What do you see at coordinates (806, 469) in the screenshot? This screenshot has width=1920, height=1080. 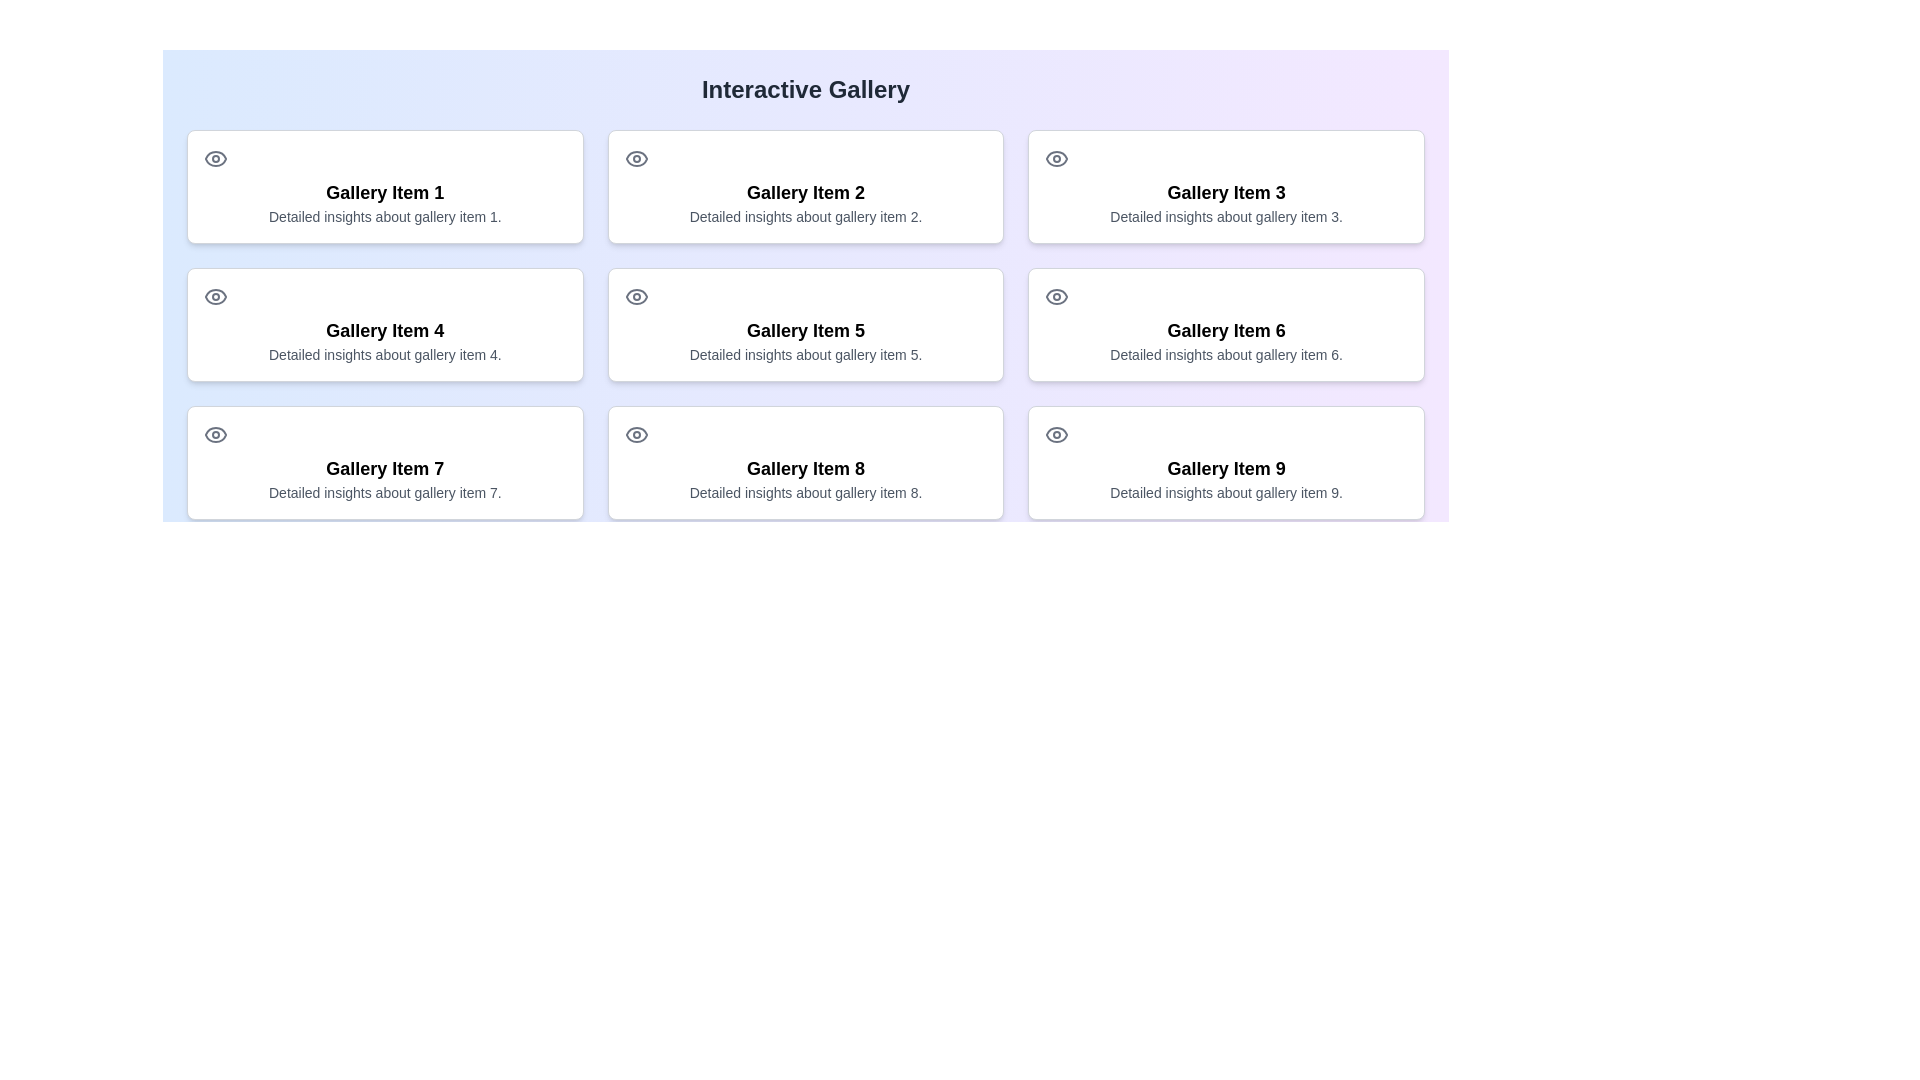 I see `text displayed in the 'Gallery Item 8' card, which is prominently styled in large bold font and located in the third row and second column of the gallery grid` at bounding box center [806, 469].